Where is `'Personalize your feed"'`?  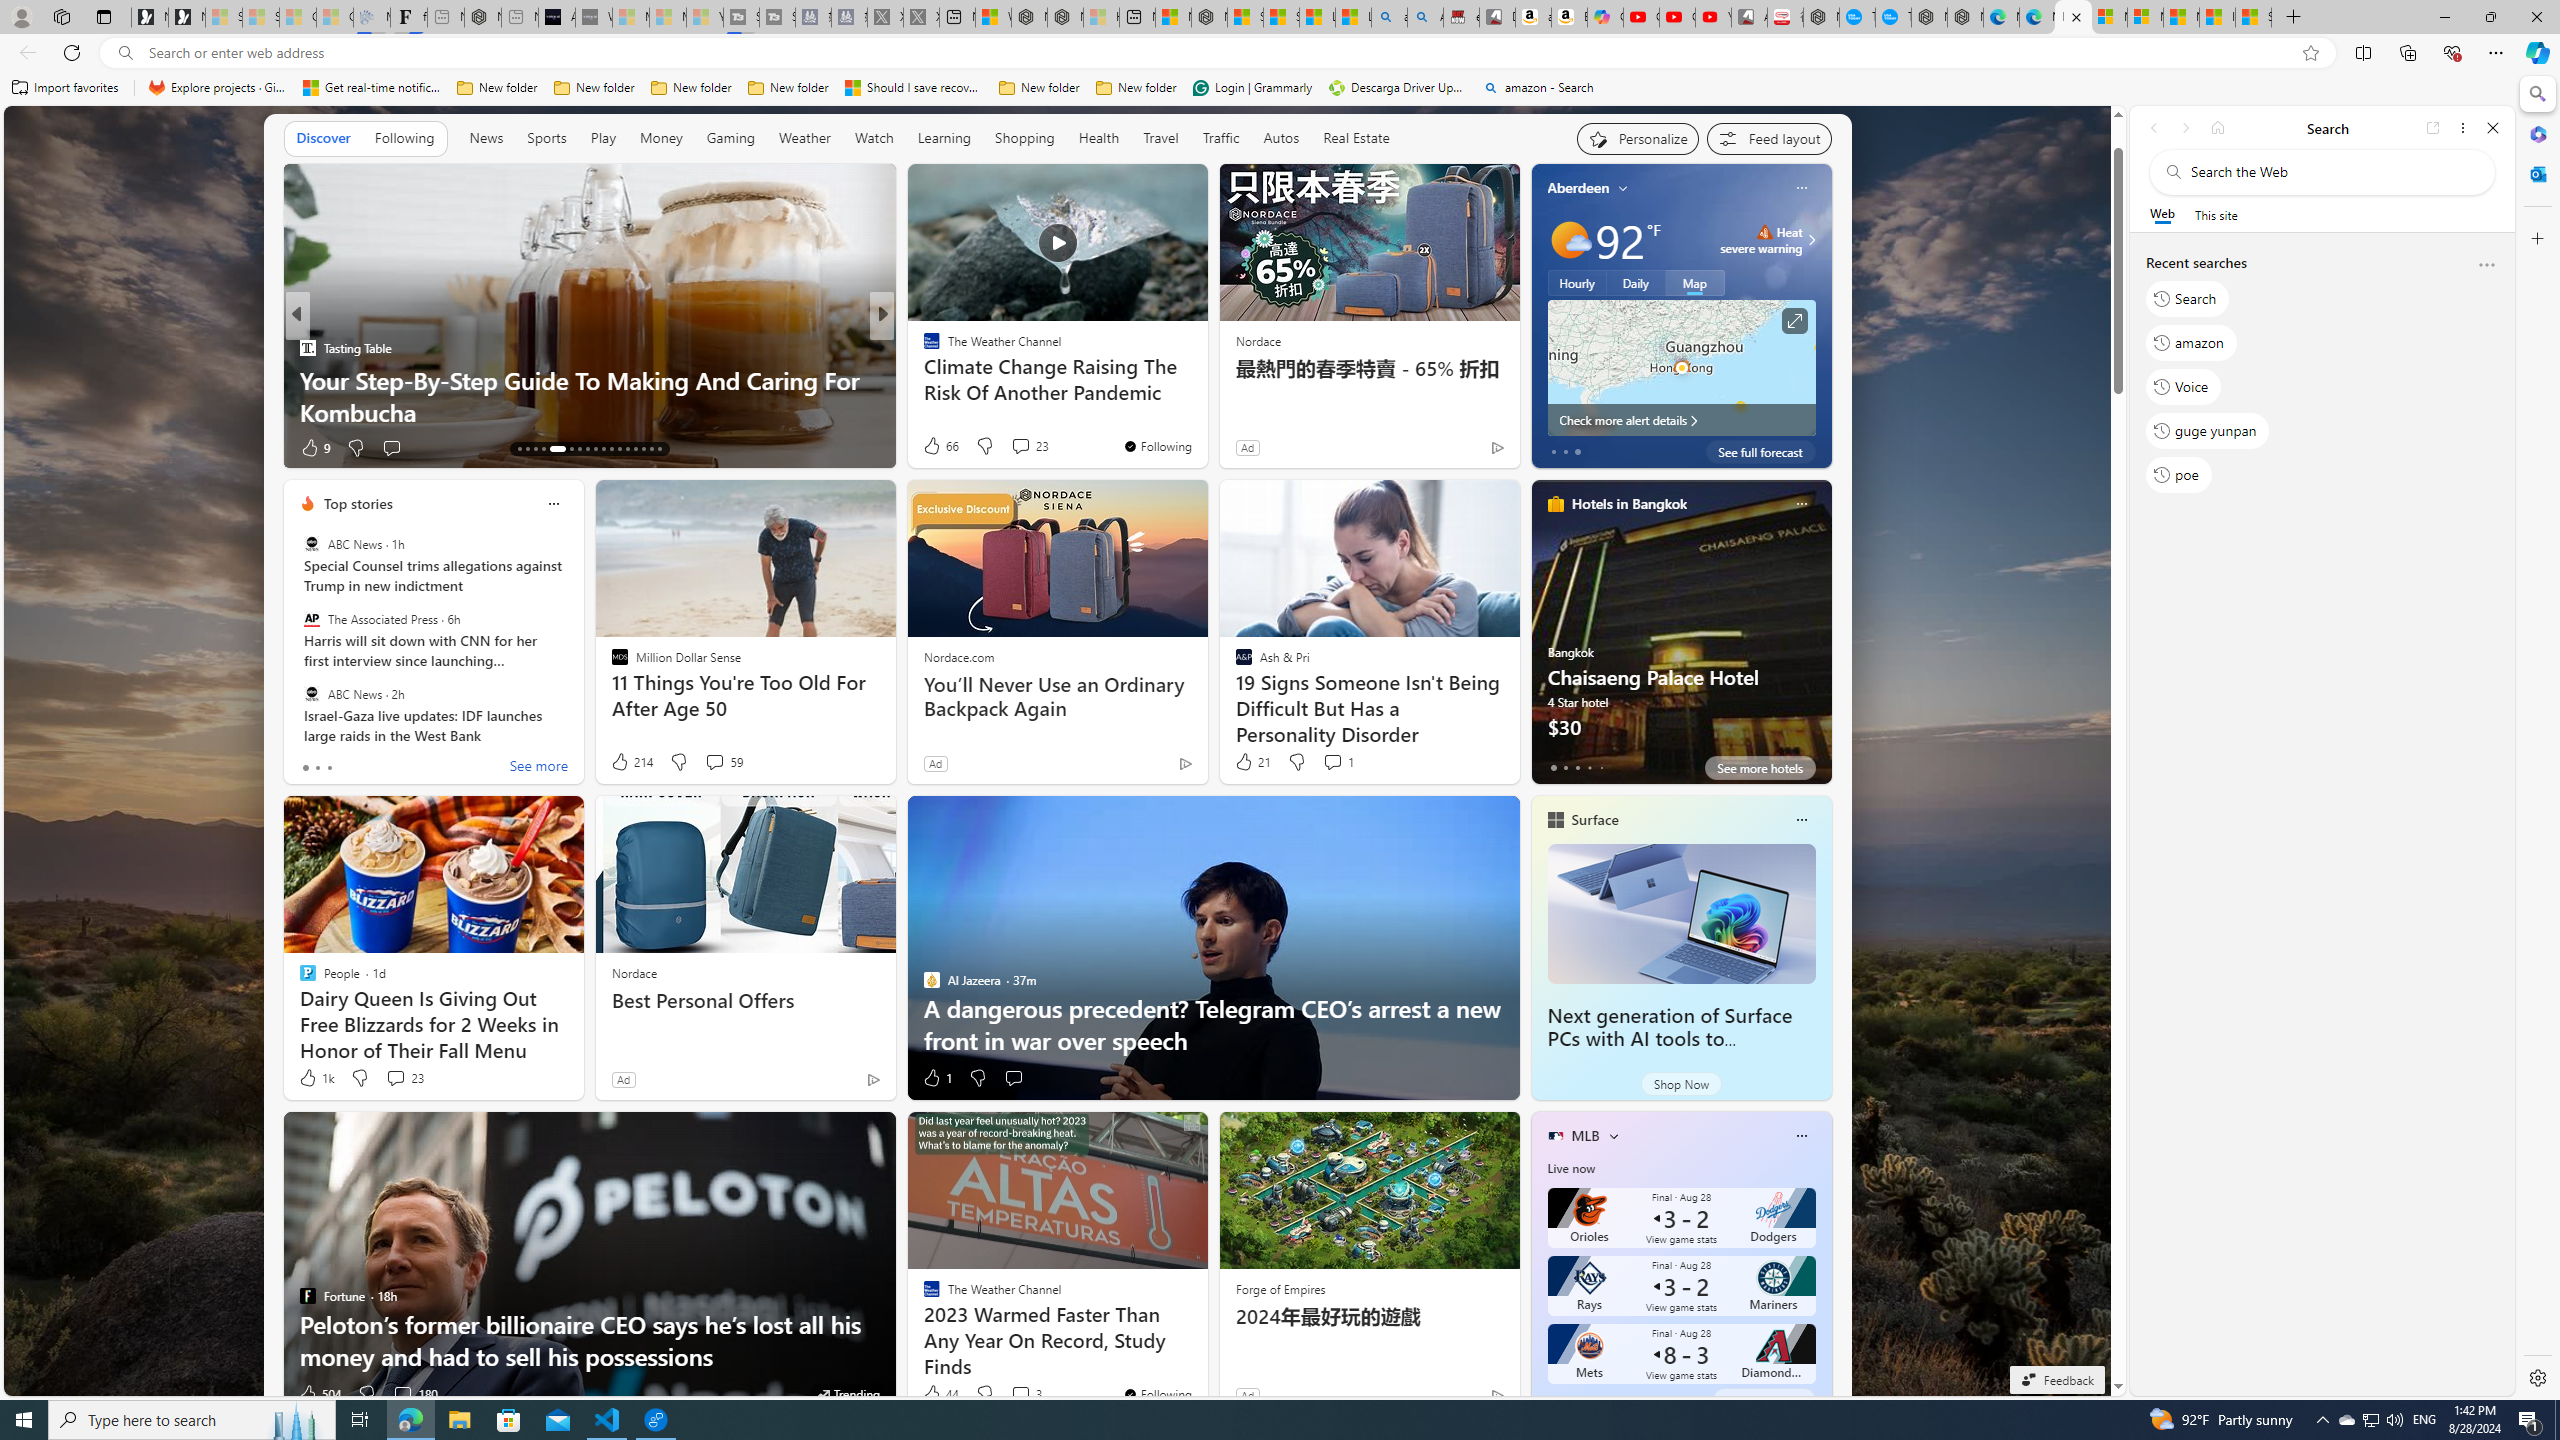
'Personalize your feed"' is located at coordinates (1638, 137).